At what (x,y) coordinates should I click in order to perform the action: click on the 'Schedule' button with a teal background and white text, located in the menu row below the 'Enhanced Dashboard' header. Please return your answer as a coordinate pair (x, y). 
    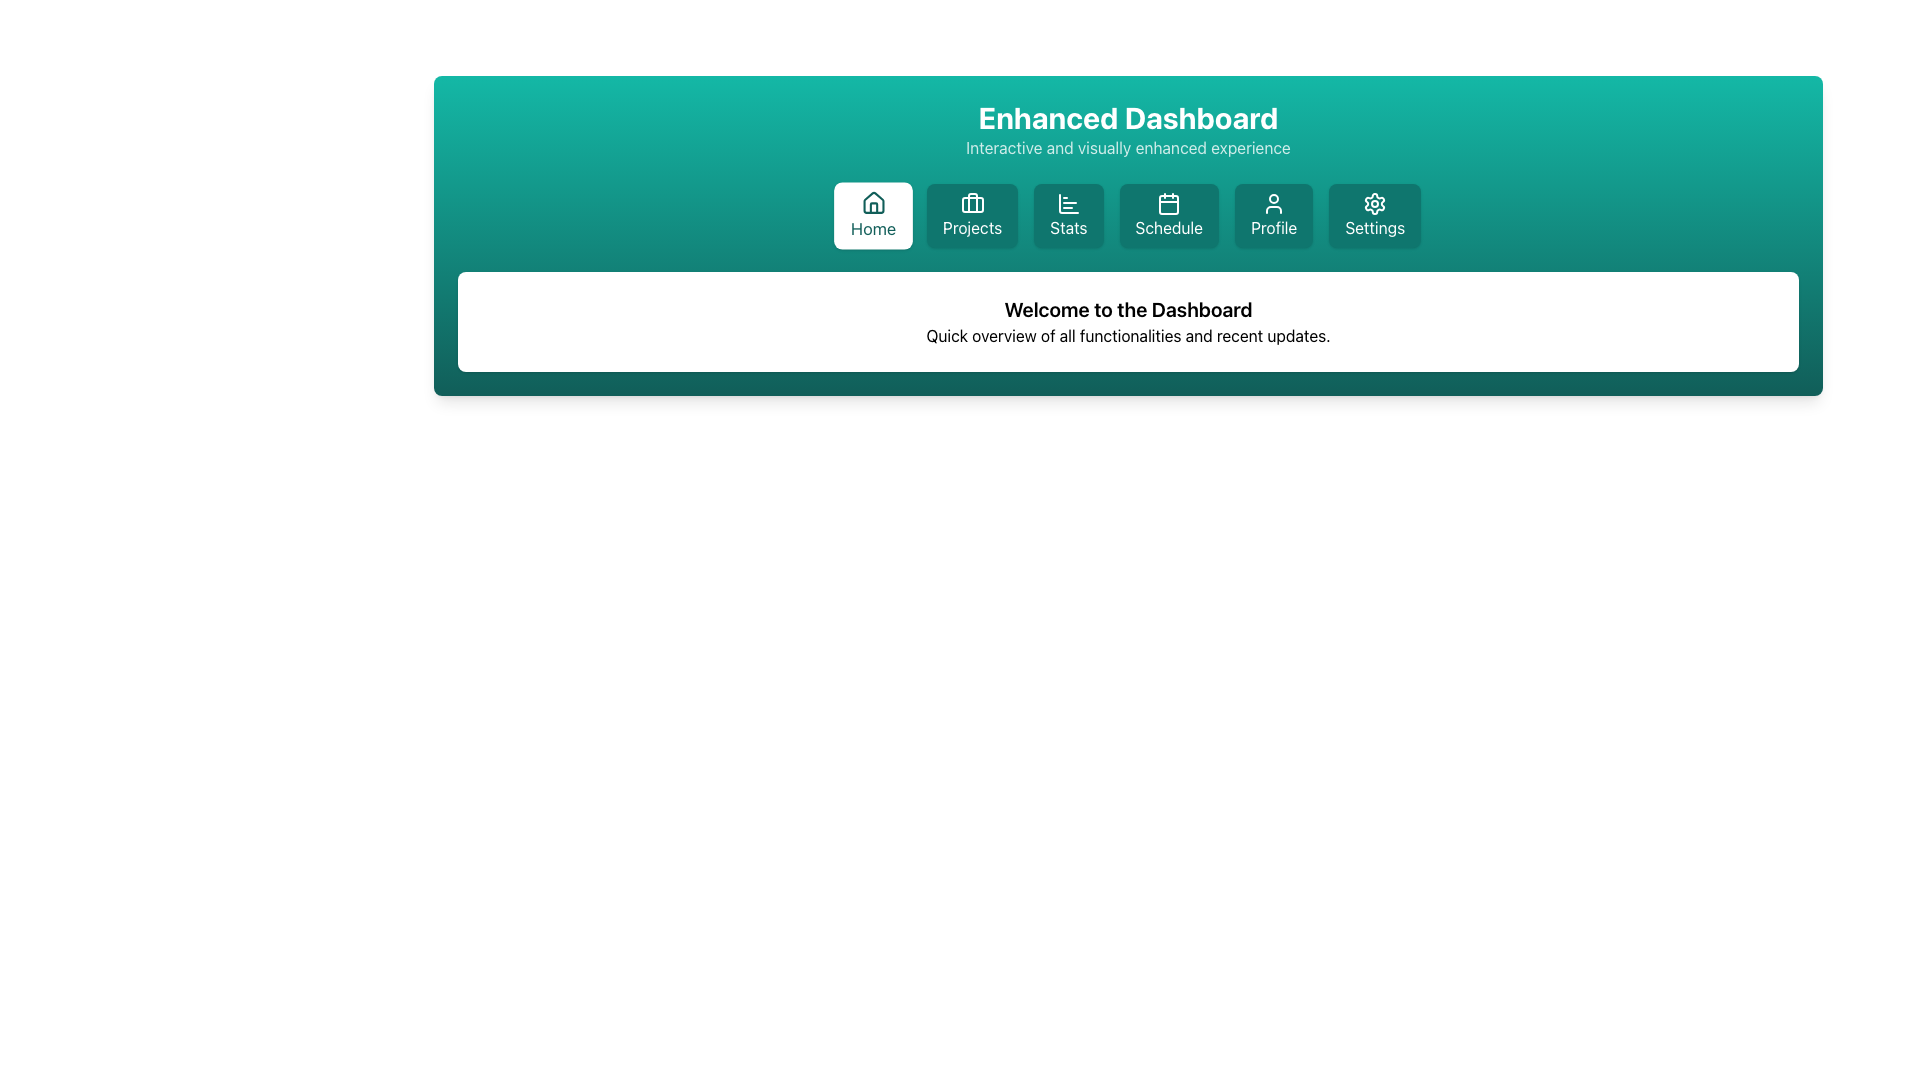
    Looking at the image, I should click on (1169, 216).